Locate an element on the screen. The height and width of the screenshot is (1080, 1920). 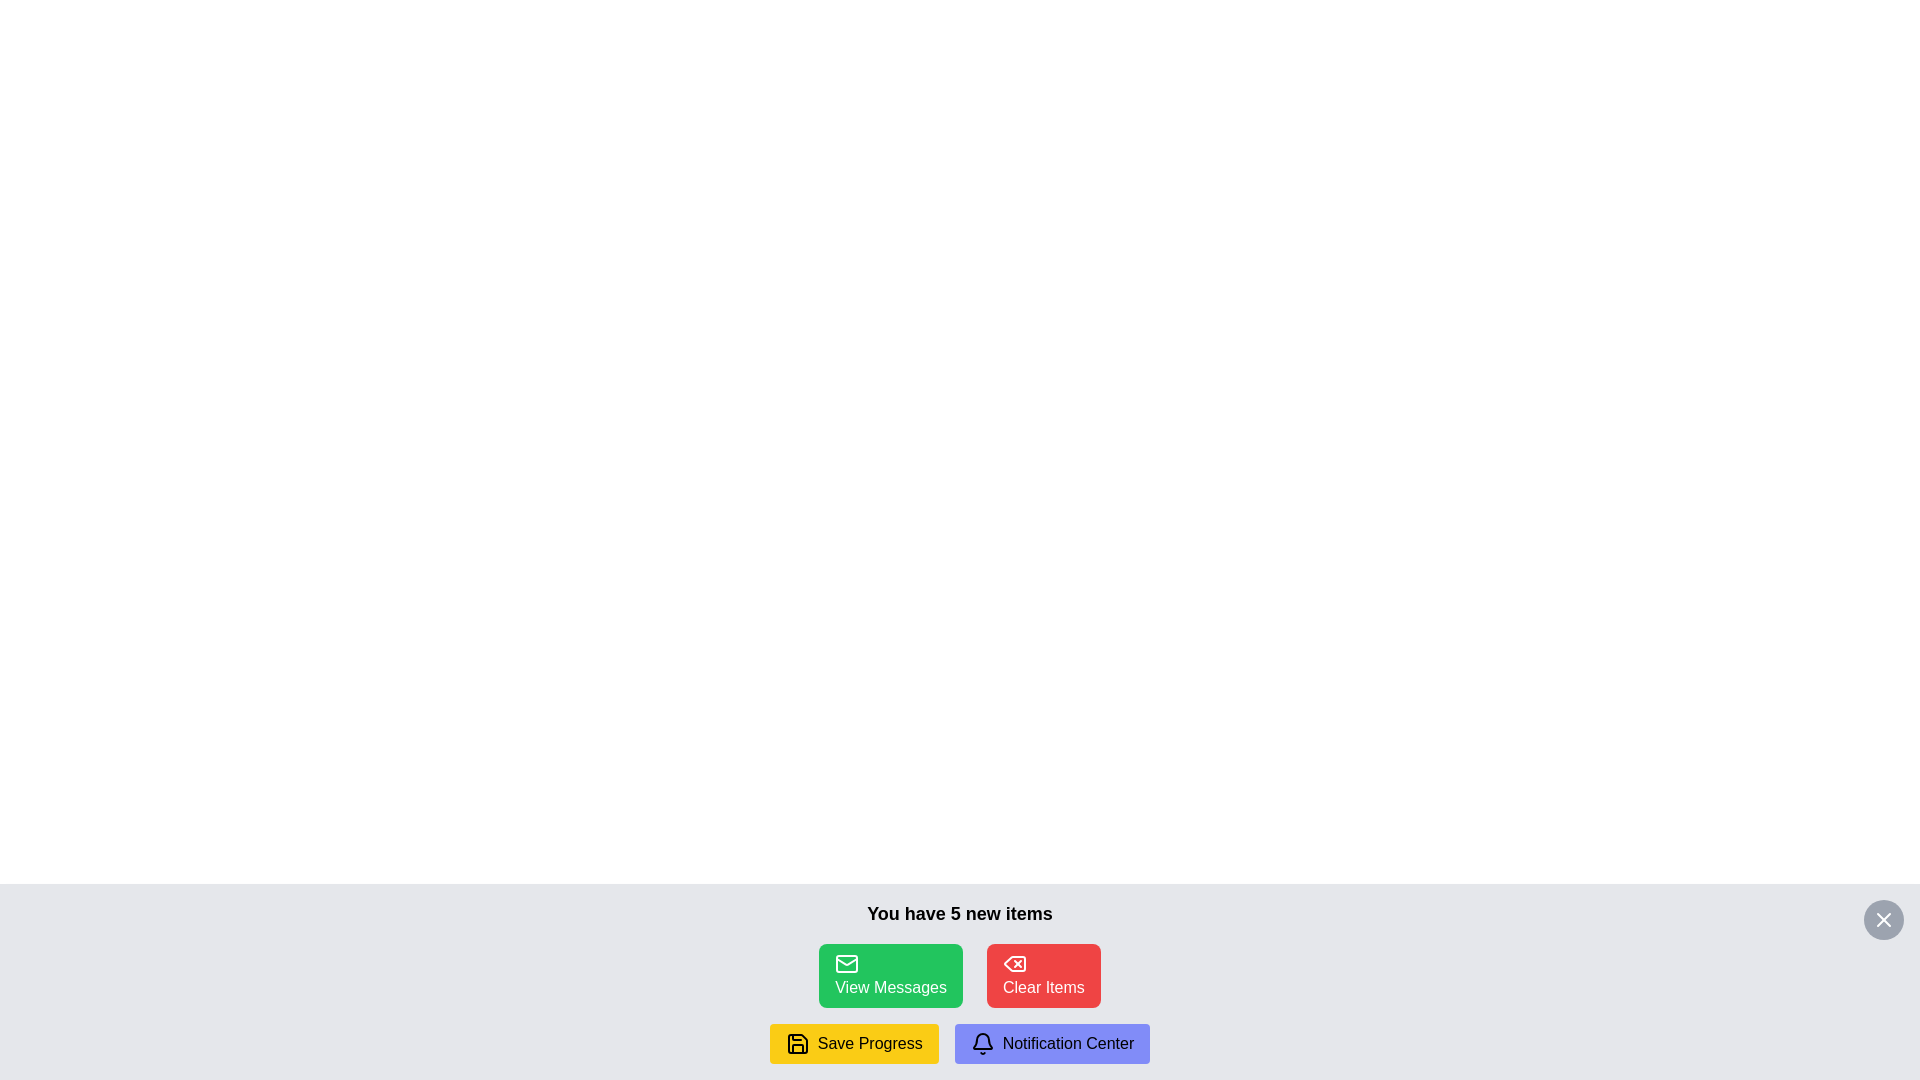
the message icon located to the left of the 'View Messages' button to trigger hover states is located at coordinates (847, 963).